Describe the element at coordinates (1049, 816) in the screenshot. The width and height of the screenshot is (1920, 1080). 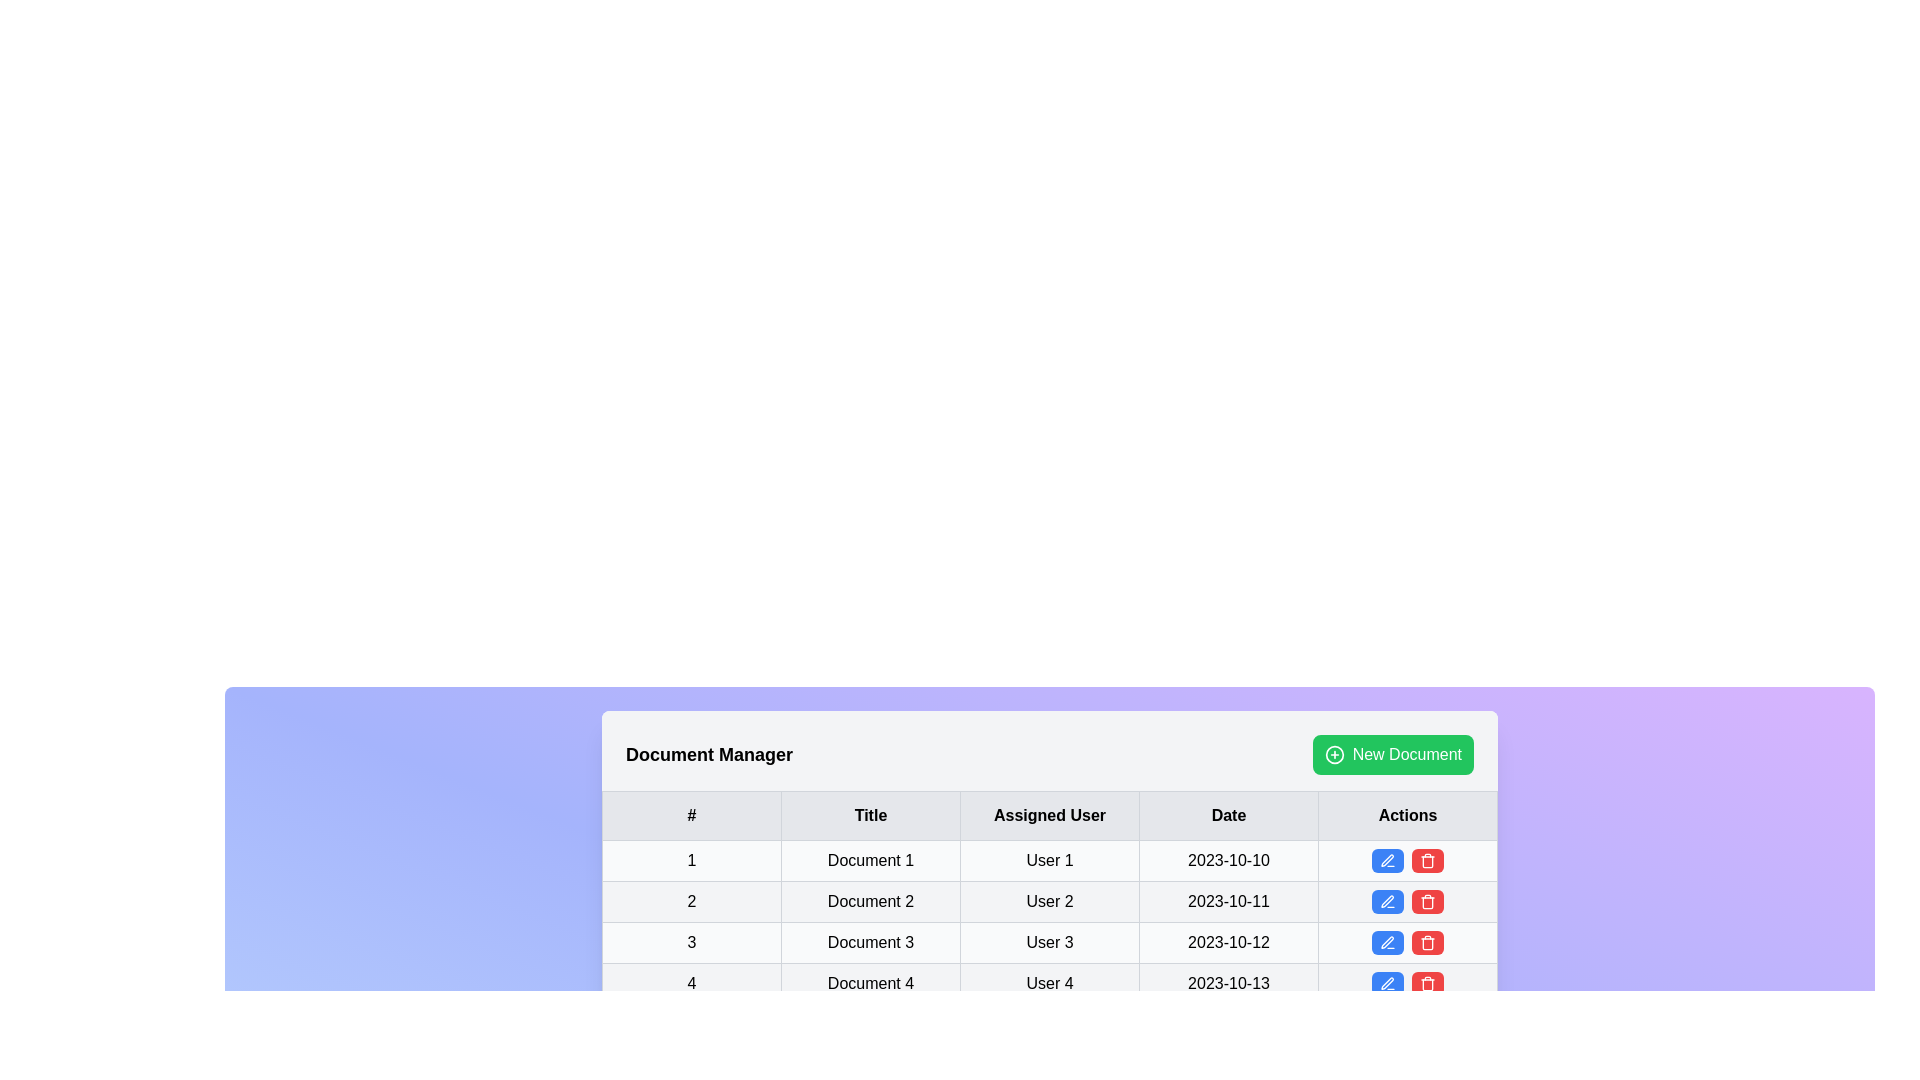
I see `on the 'Assigned User' table header` at that location.